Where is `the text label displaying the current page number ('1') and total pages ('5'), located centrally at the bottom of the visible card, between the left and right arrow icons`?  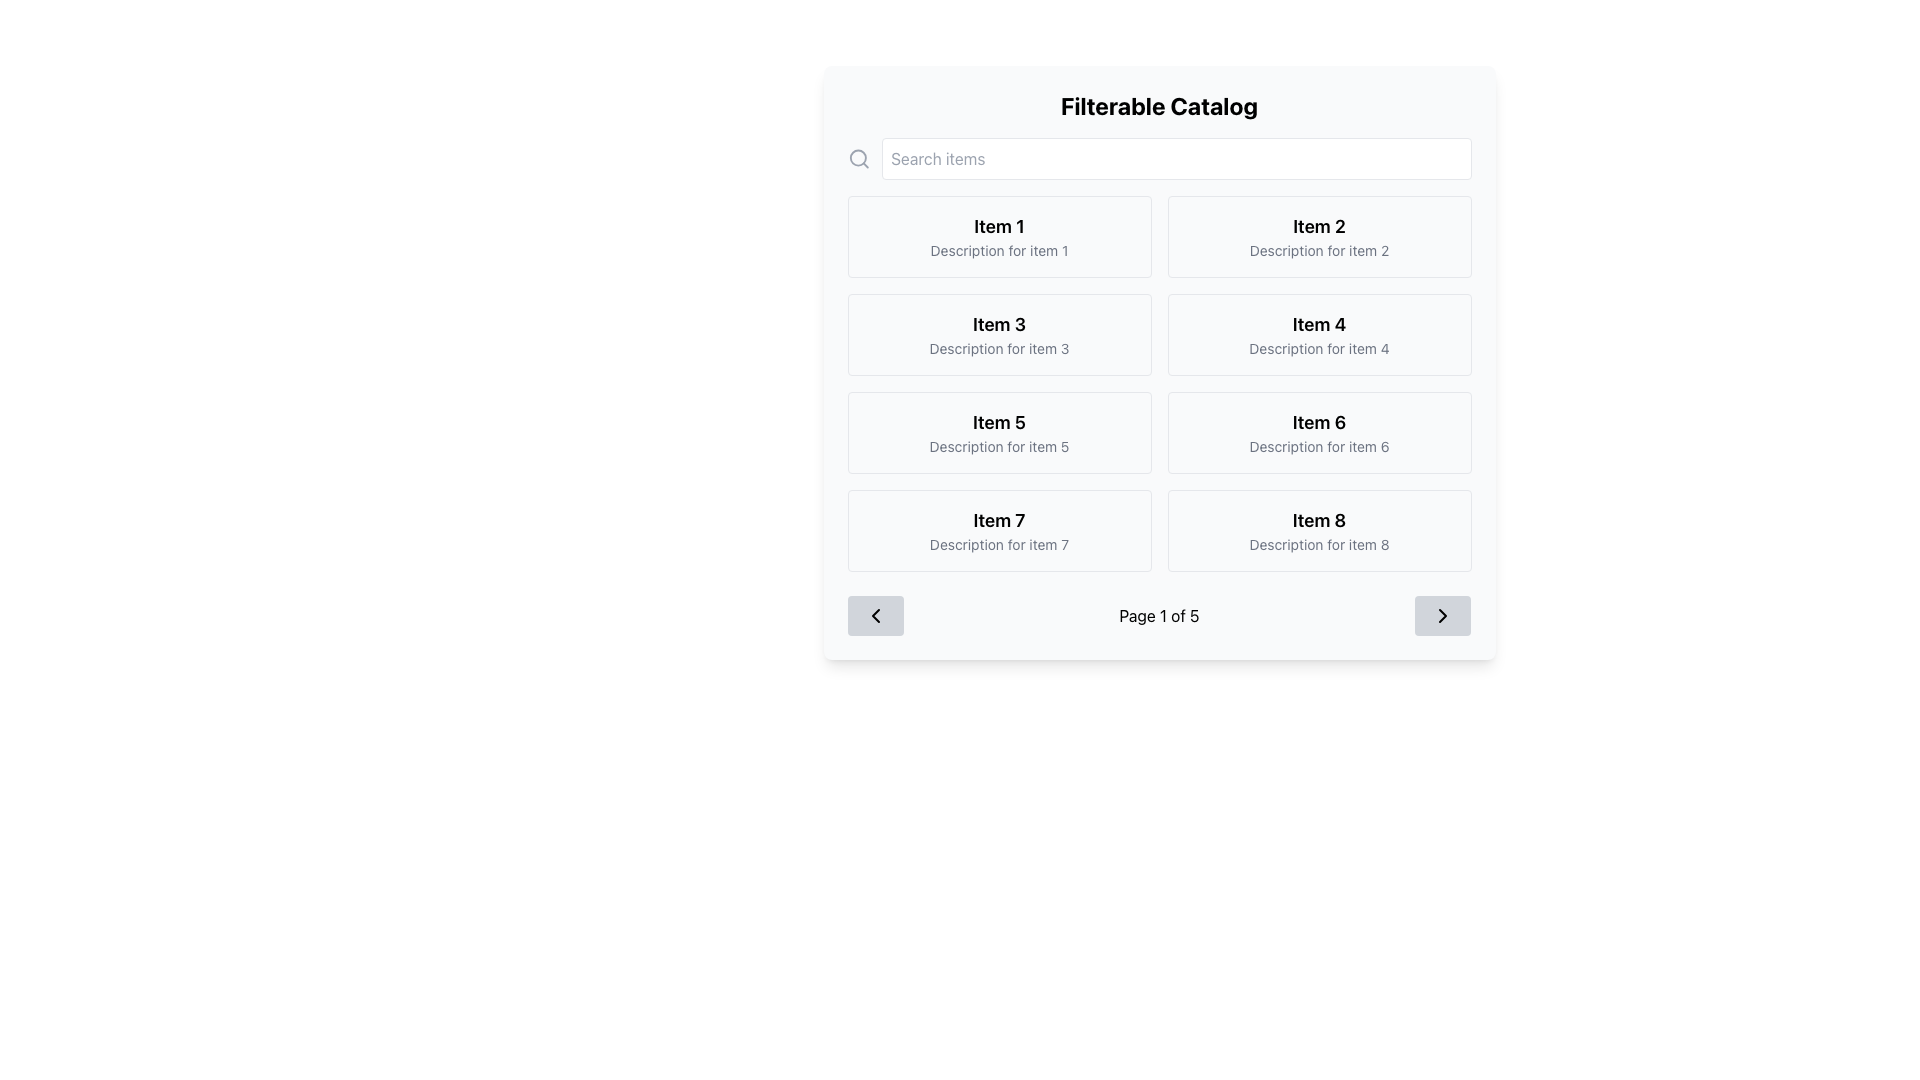
the text label displaying the current page number ('1') and total pages ('5'), located centrally at the bottom of the visible card, between the left and right arrow icons is located at coordinates (1159, 615).